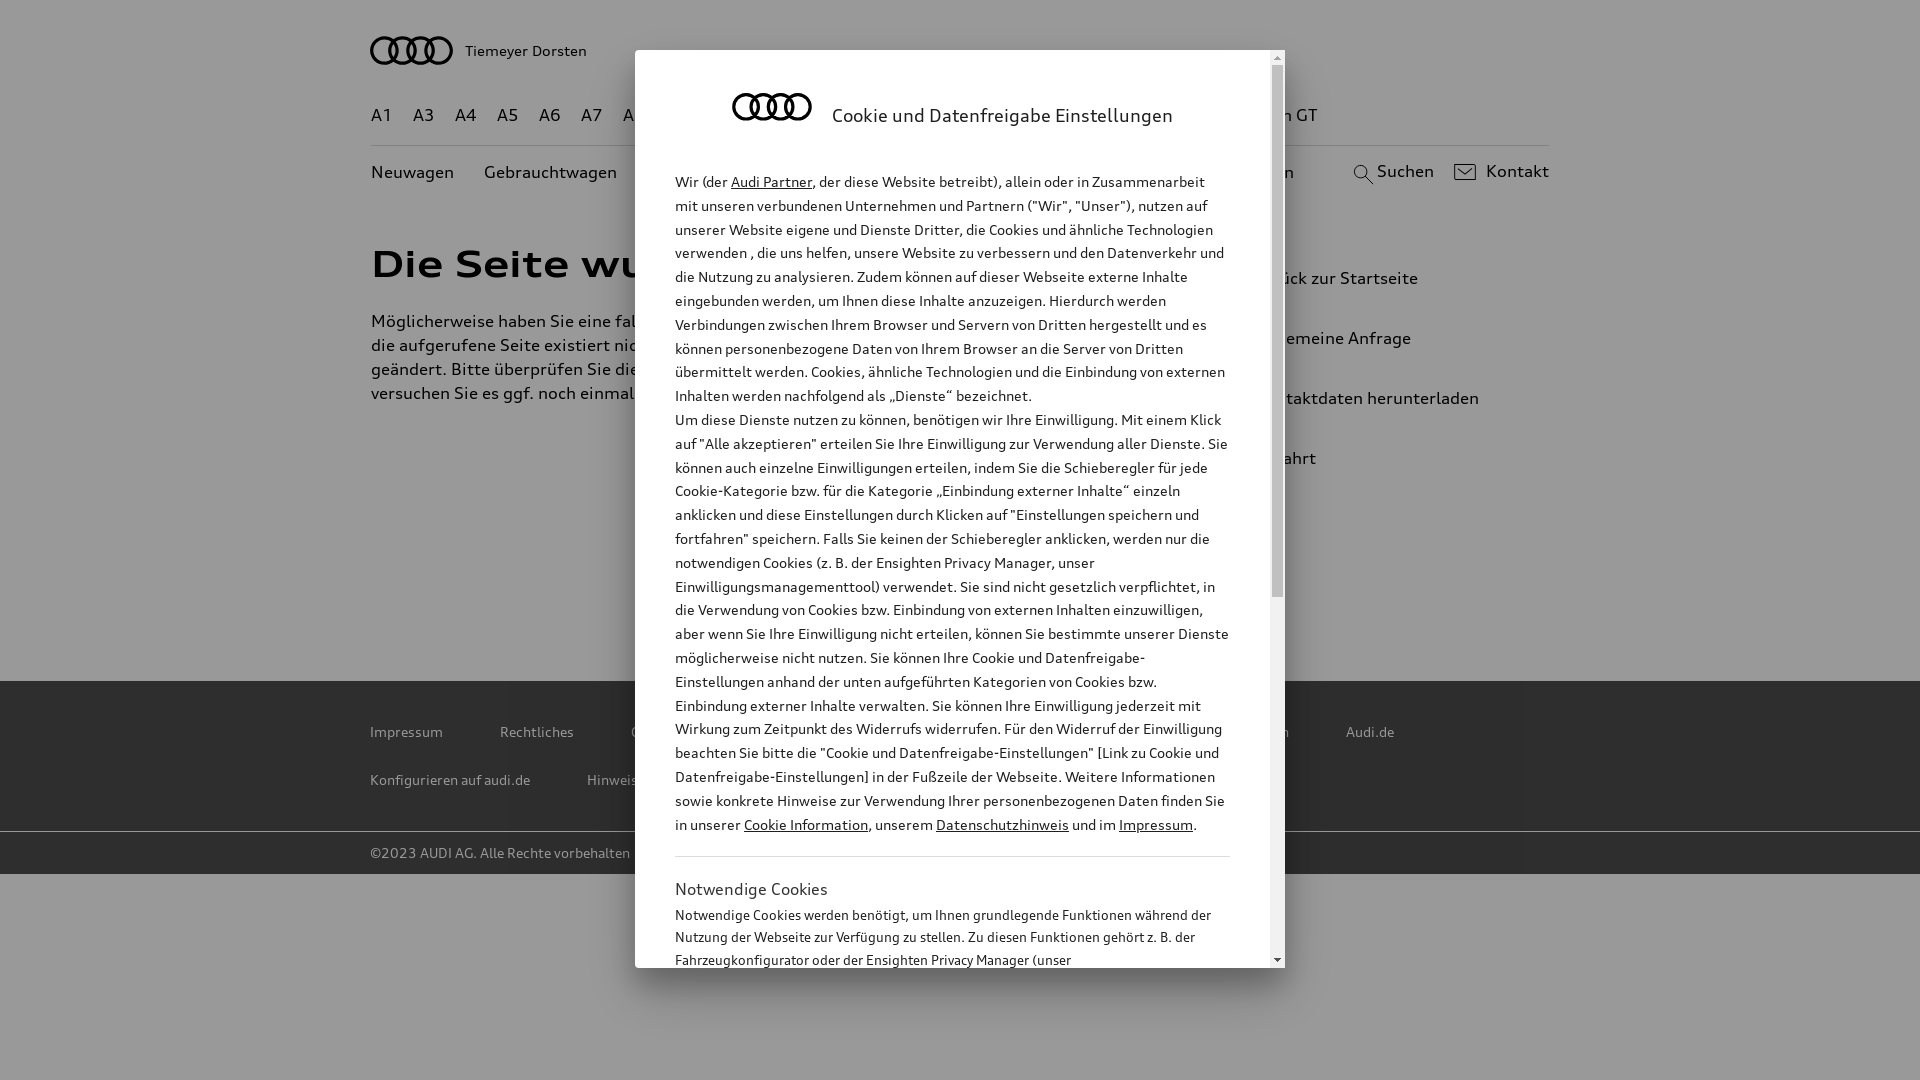 Image resolution: width=1920 pixels, height=1080 pixels. Describe the element at coordinates (382, 115) in the screenshot. I see `'A1'` at that location.